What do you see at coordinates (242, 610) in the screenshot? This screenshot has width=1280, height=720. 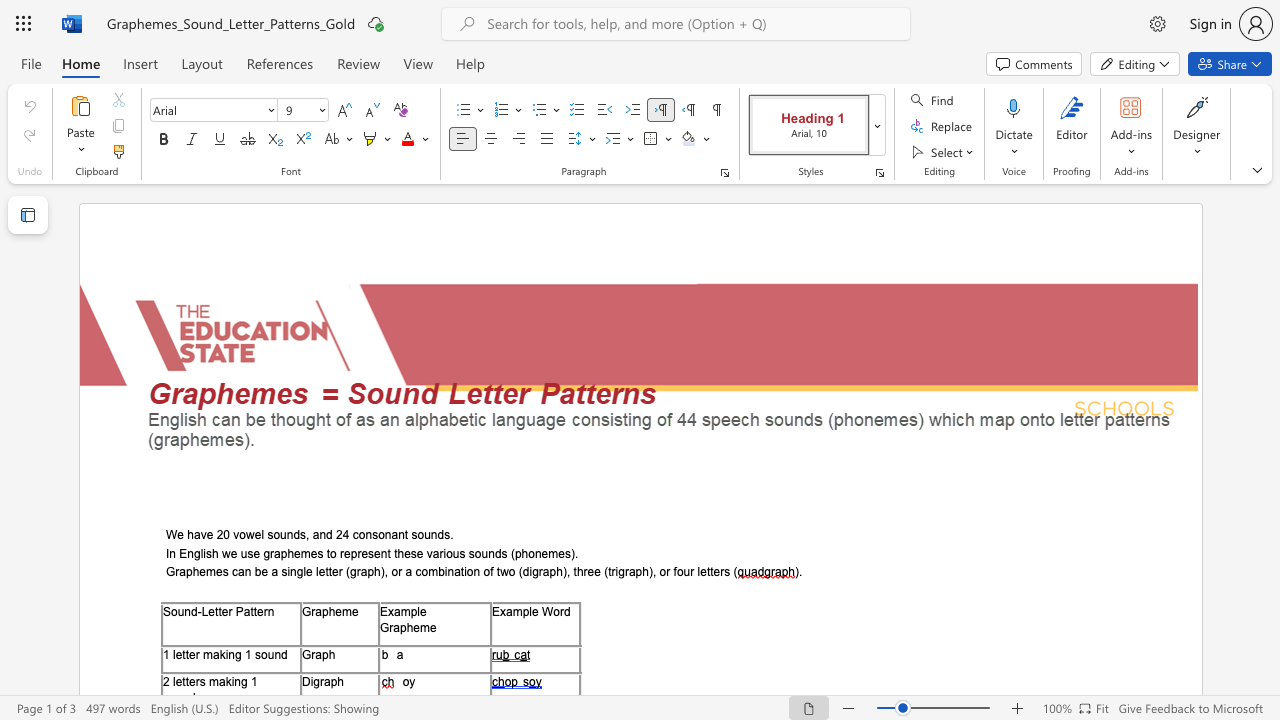 I see `the subset text "at" within the text "Sound-Letter Pattern"` at bounding box center [242, 610].